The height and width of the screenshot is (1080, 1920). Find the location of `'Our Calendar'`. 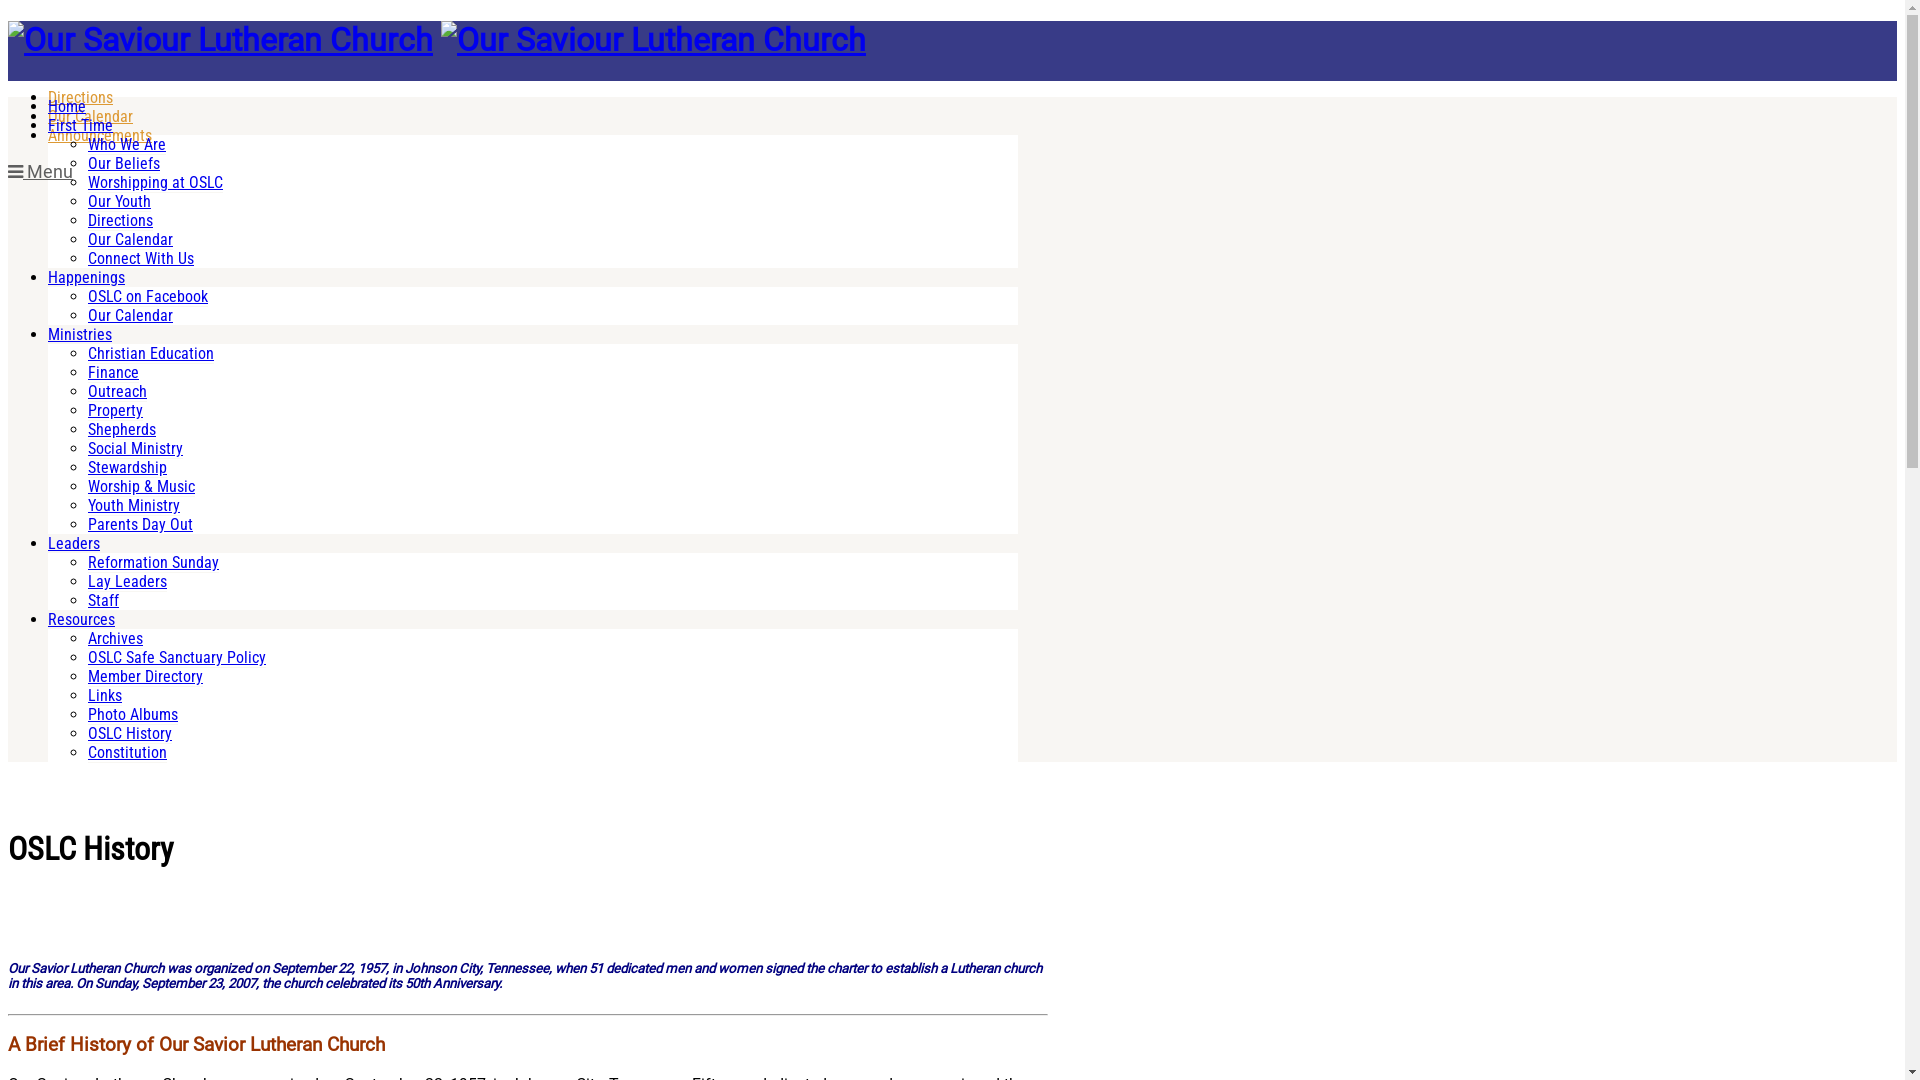

'Our Calendar' is located at coordinates (129, 238).